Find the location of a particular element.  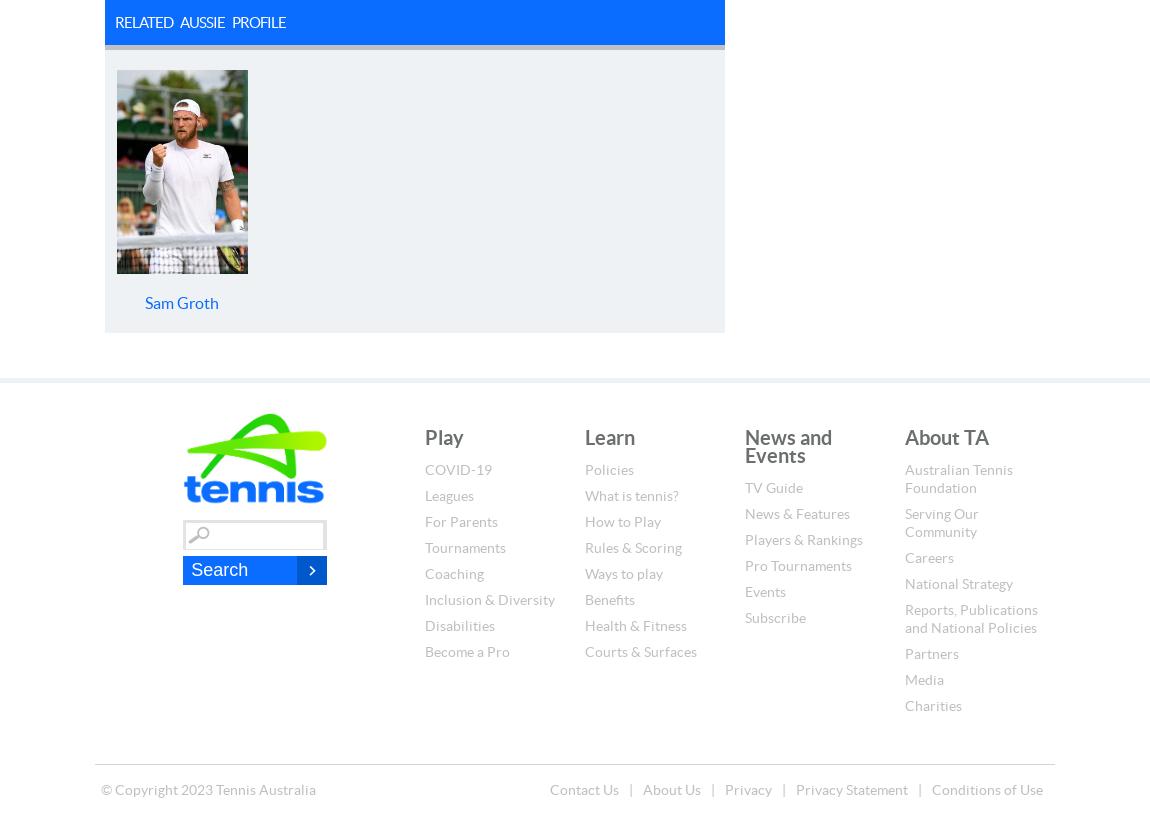

'Search' is located at coordinates (218, 570).